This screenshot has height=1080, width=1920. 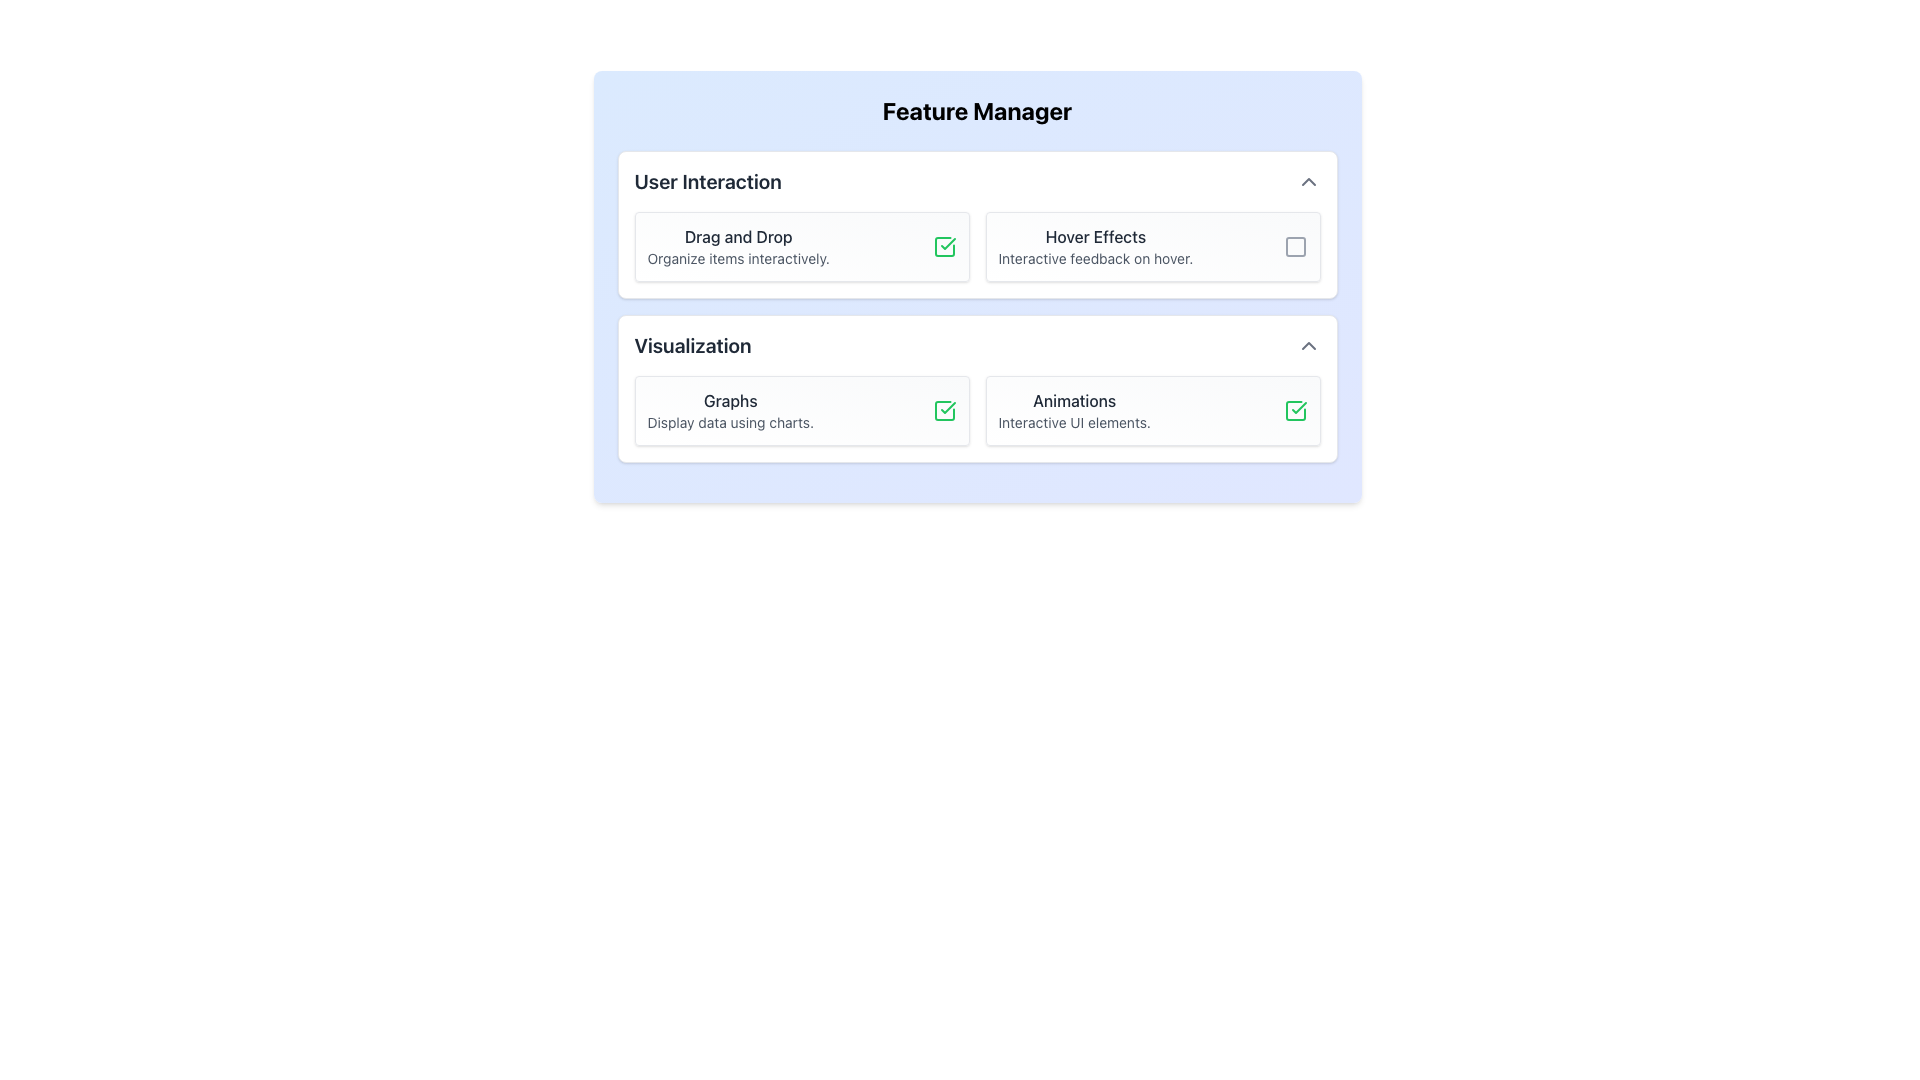 I want to click on the text label displaying 'Organize items interactively.' which is styled in gray and positioned below the 'Drag and Drop' heading, so click(x=737, y=257).